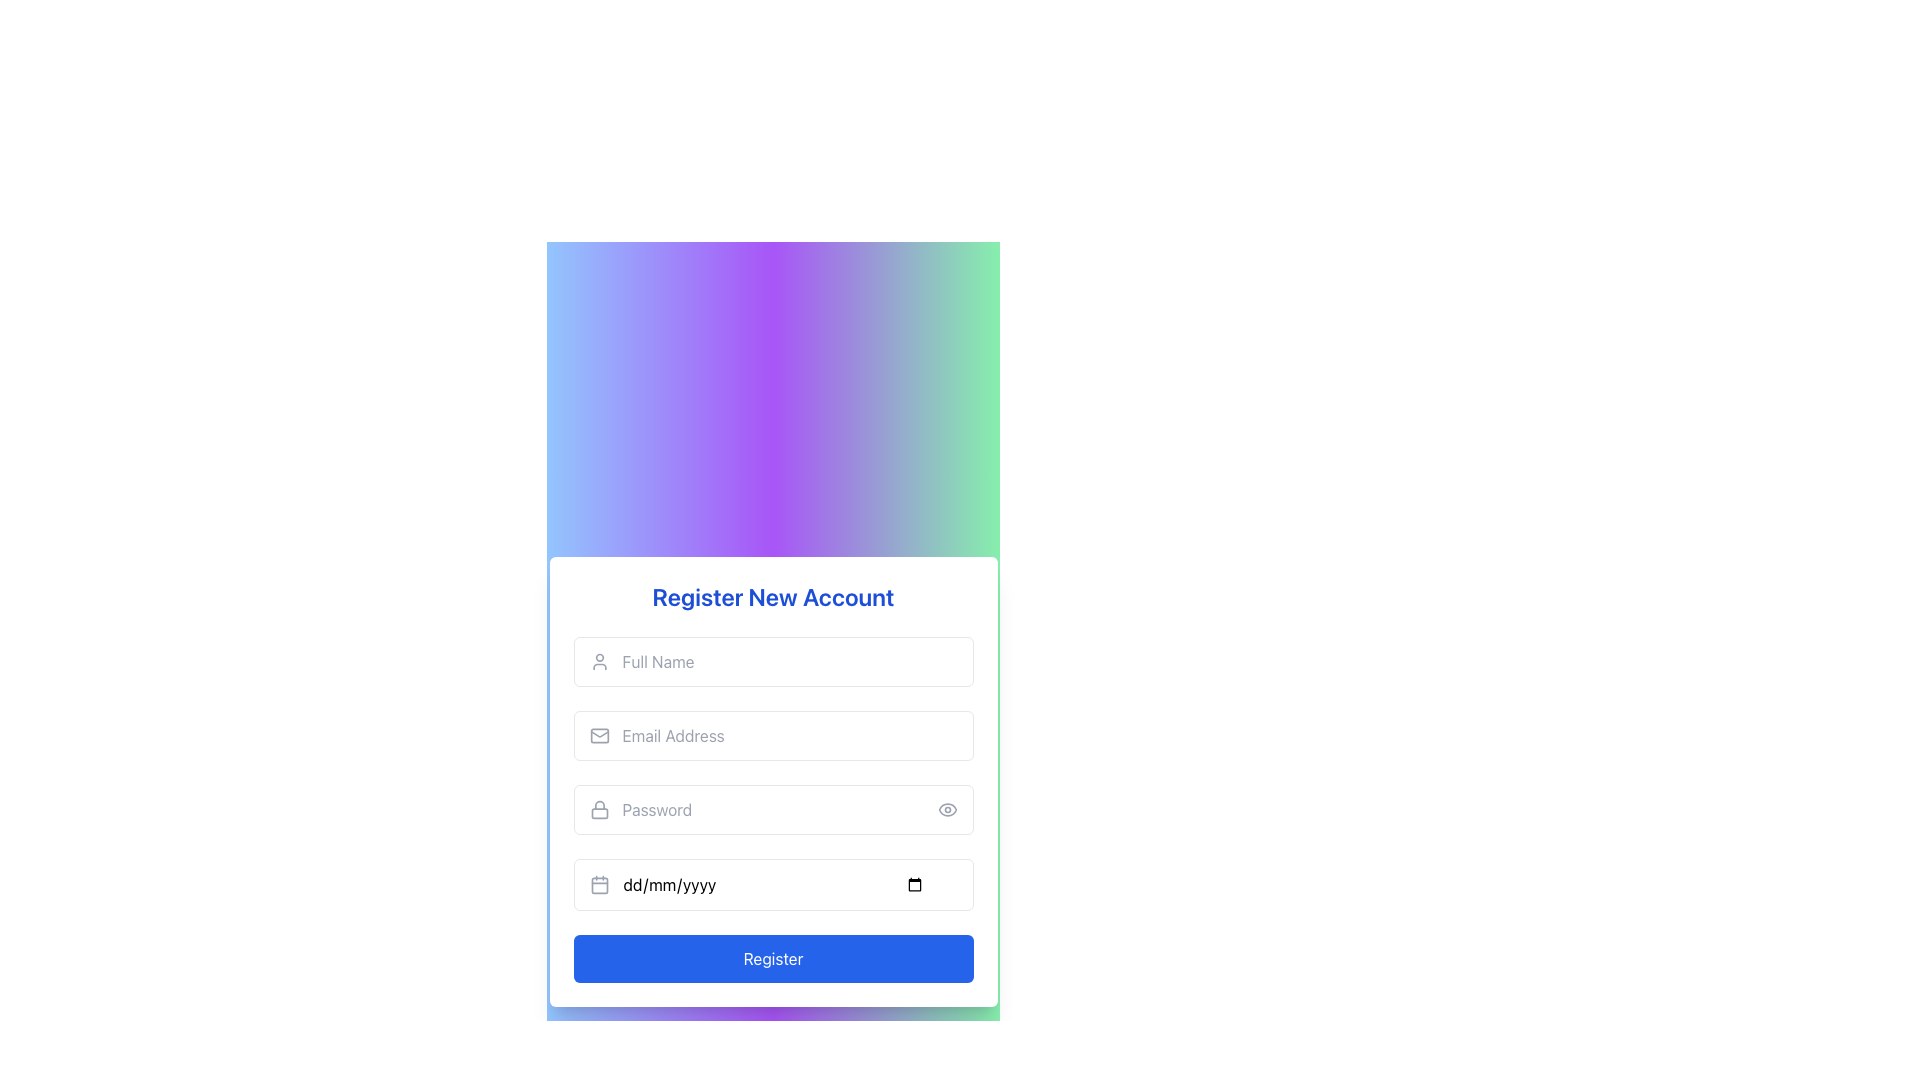 This screenshot has height=1080, width=1920. I want to click on the security icon located to the left of the 'Password' input field in the registration form, which symbolizes security and privacy, so click(598, 810).